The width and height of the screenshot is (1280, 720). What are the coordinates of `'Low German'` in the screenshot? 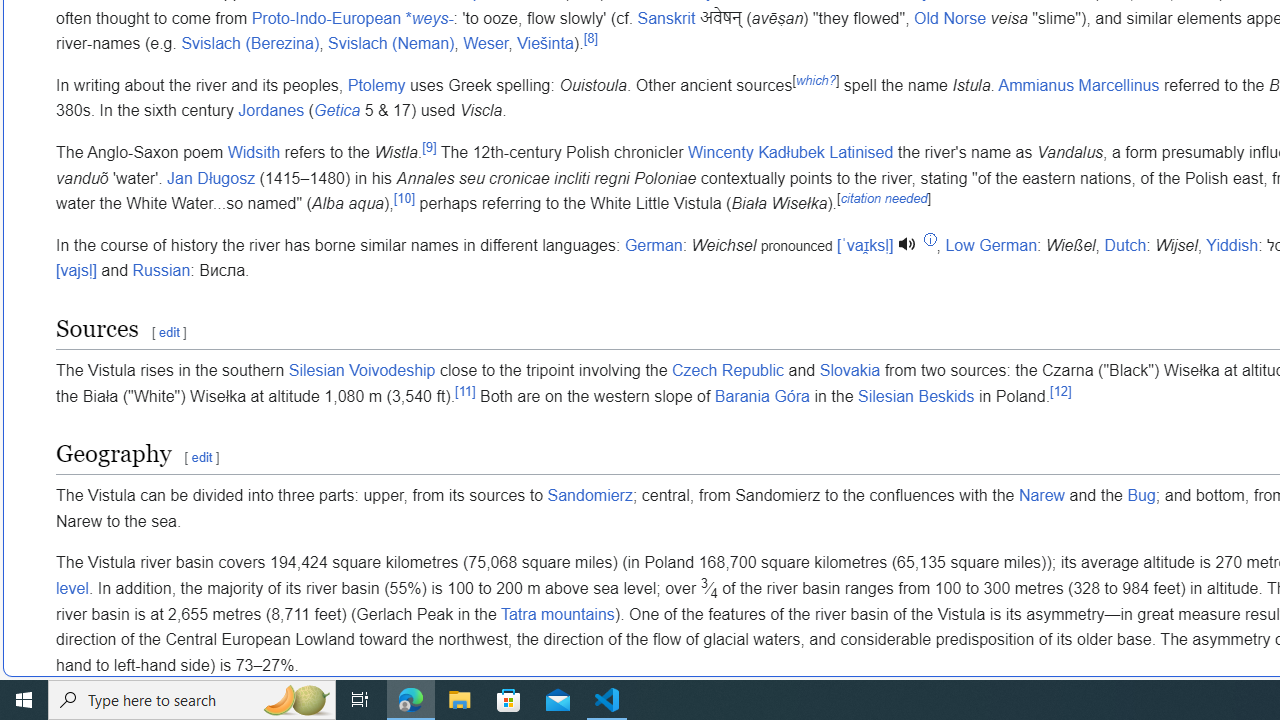 It's located at (991, 244).